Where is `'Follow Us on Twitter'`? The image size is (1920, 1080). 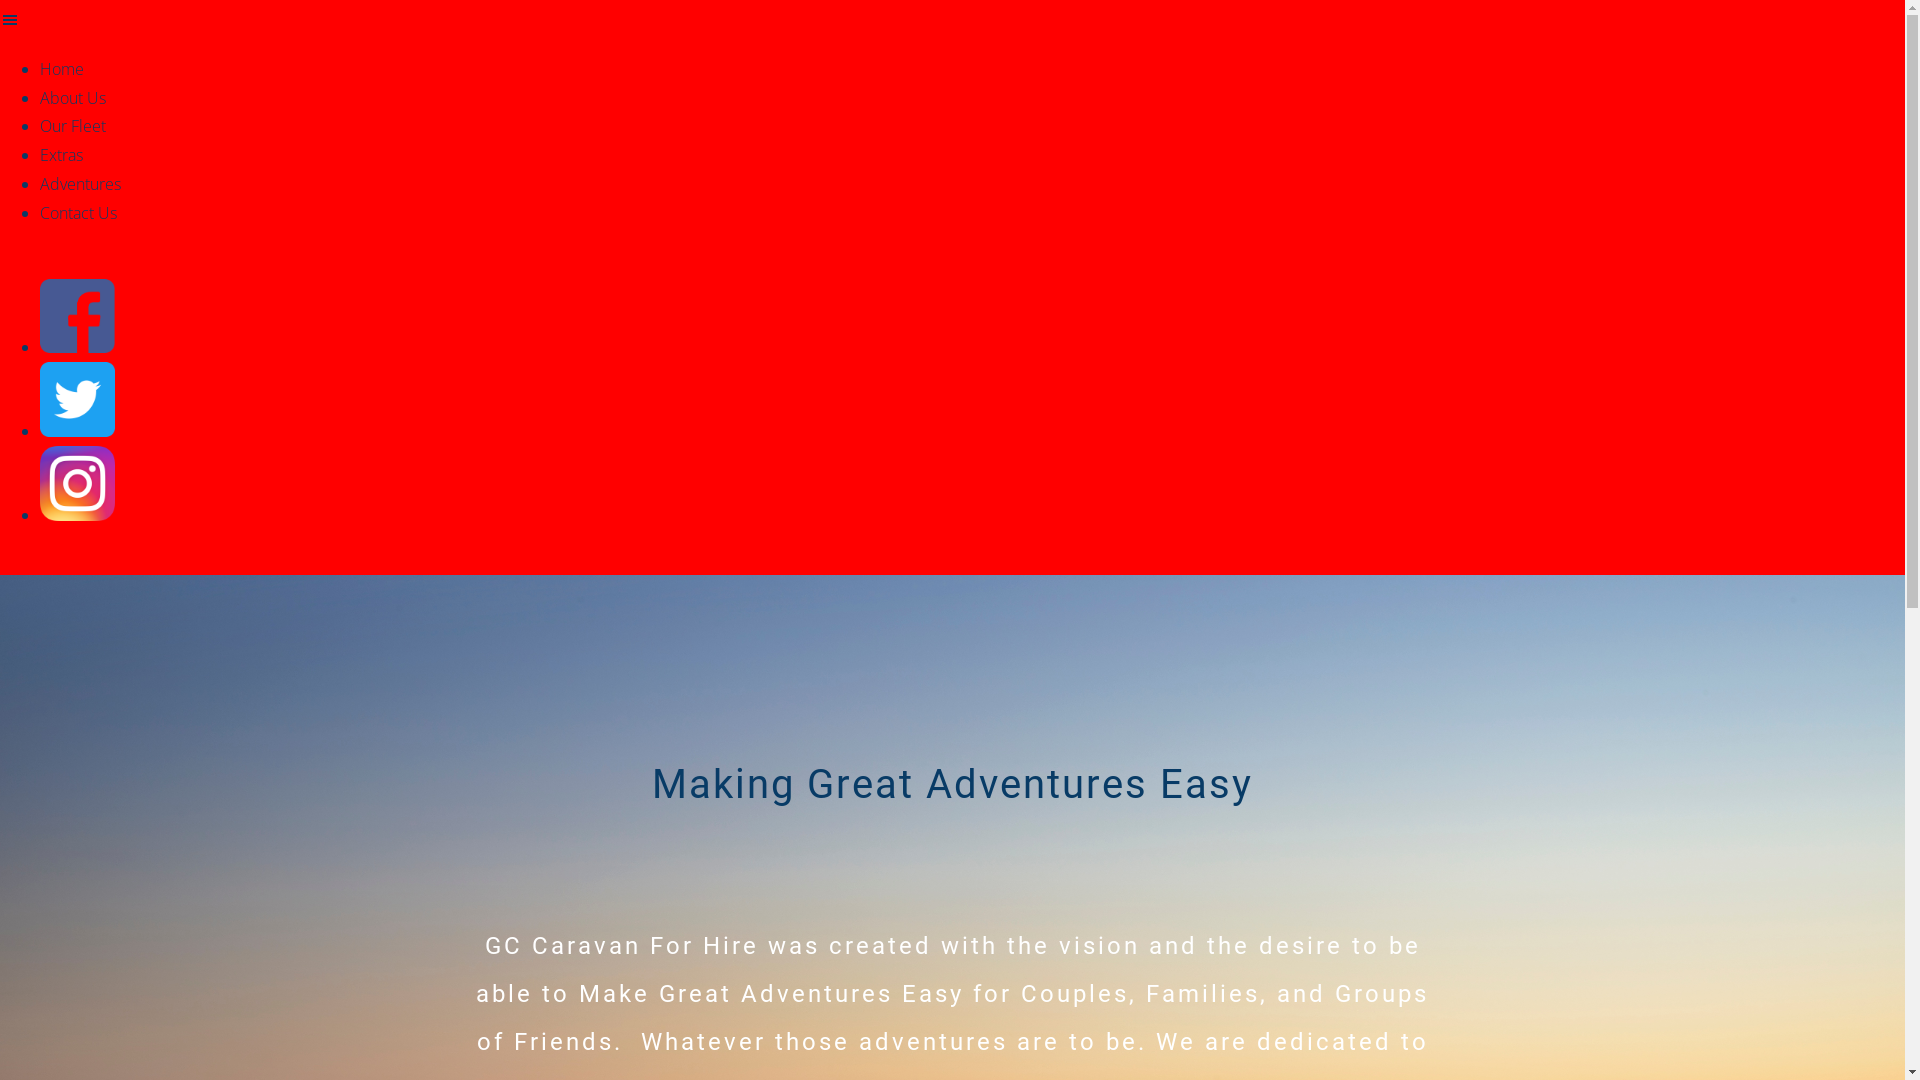
'Follow Us on Twitter' is located at coordinates (77, 430).